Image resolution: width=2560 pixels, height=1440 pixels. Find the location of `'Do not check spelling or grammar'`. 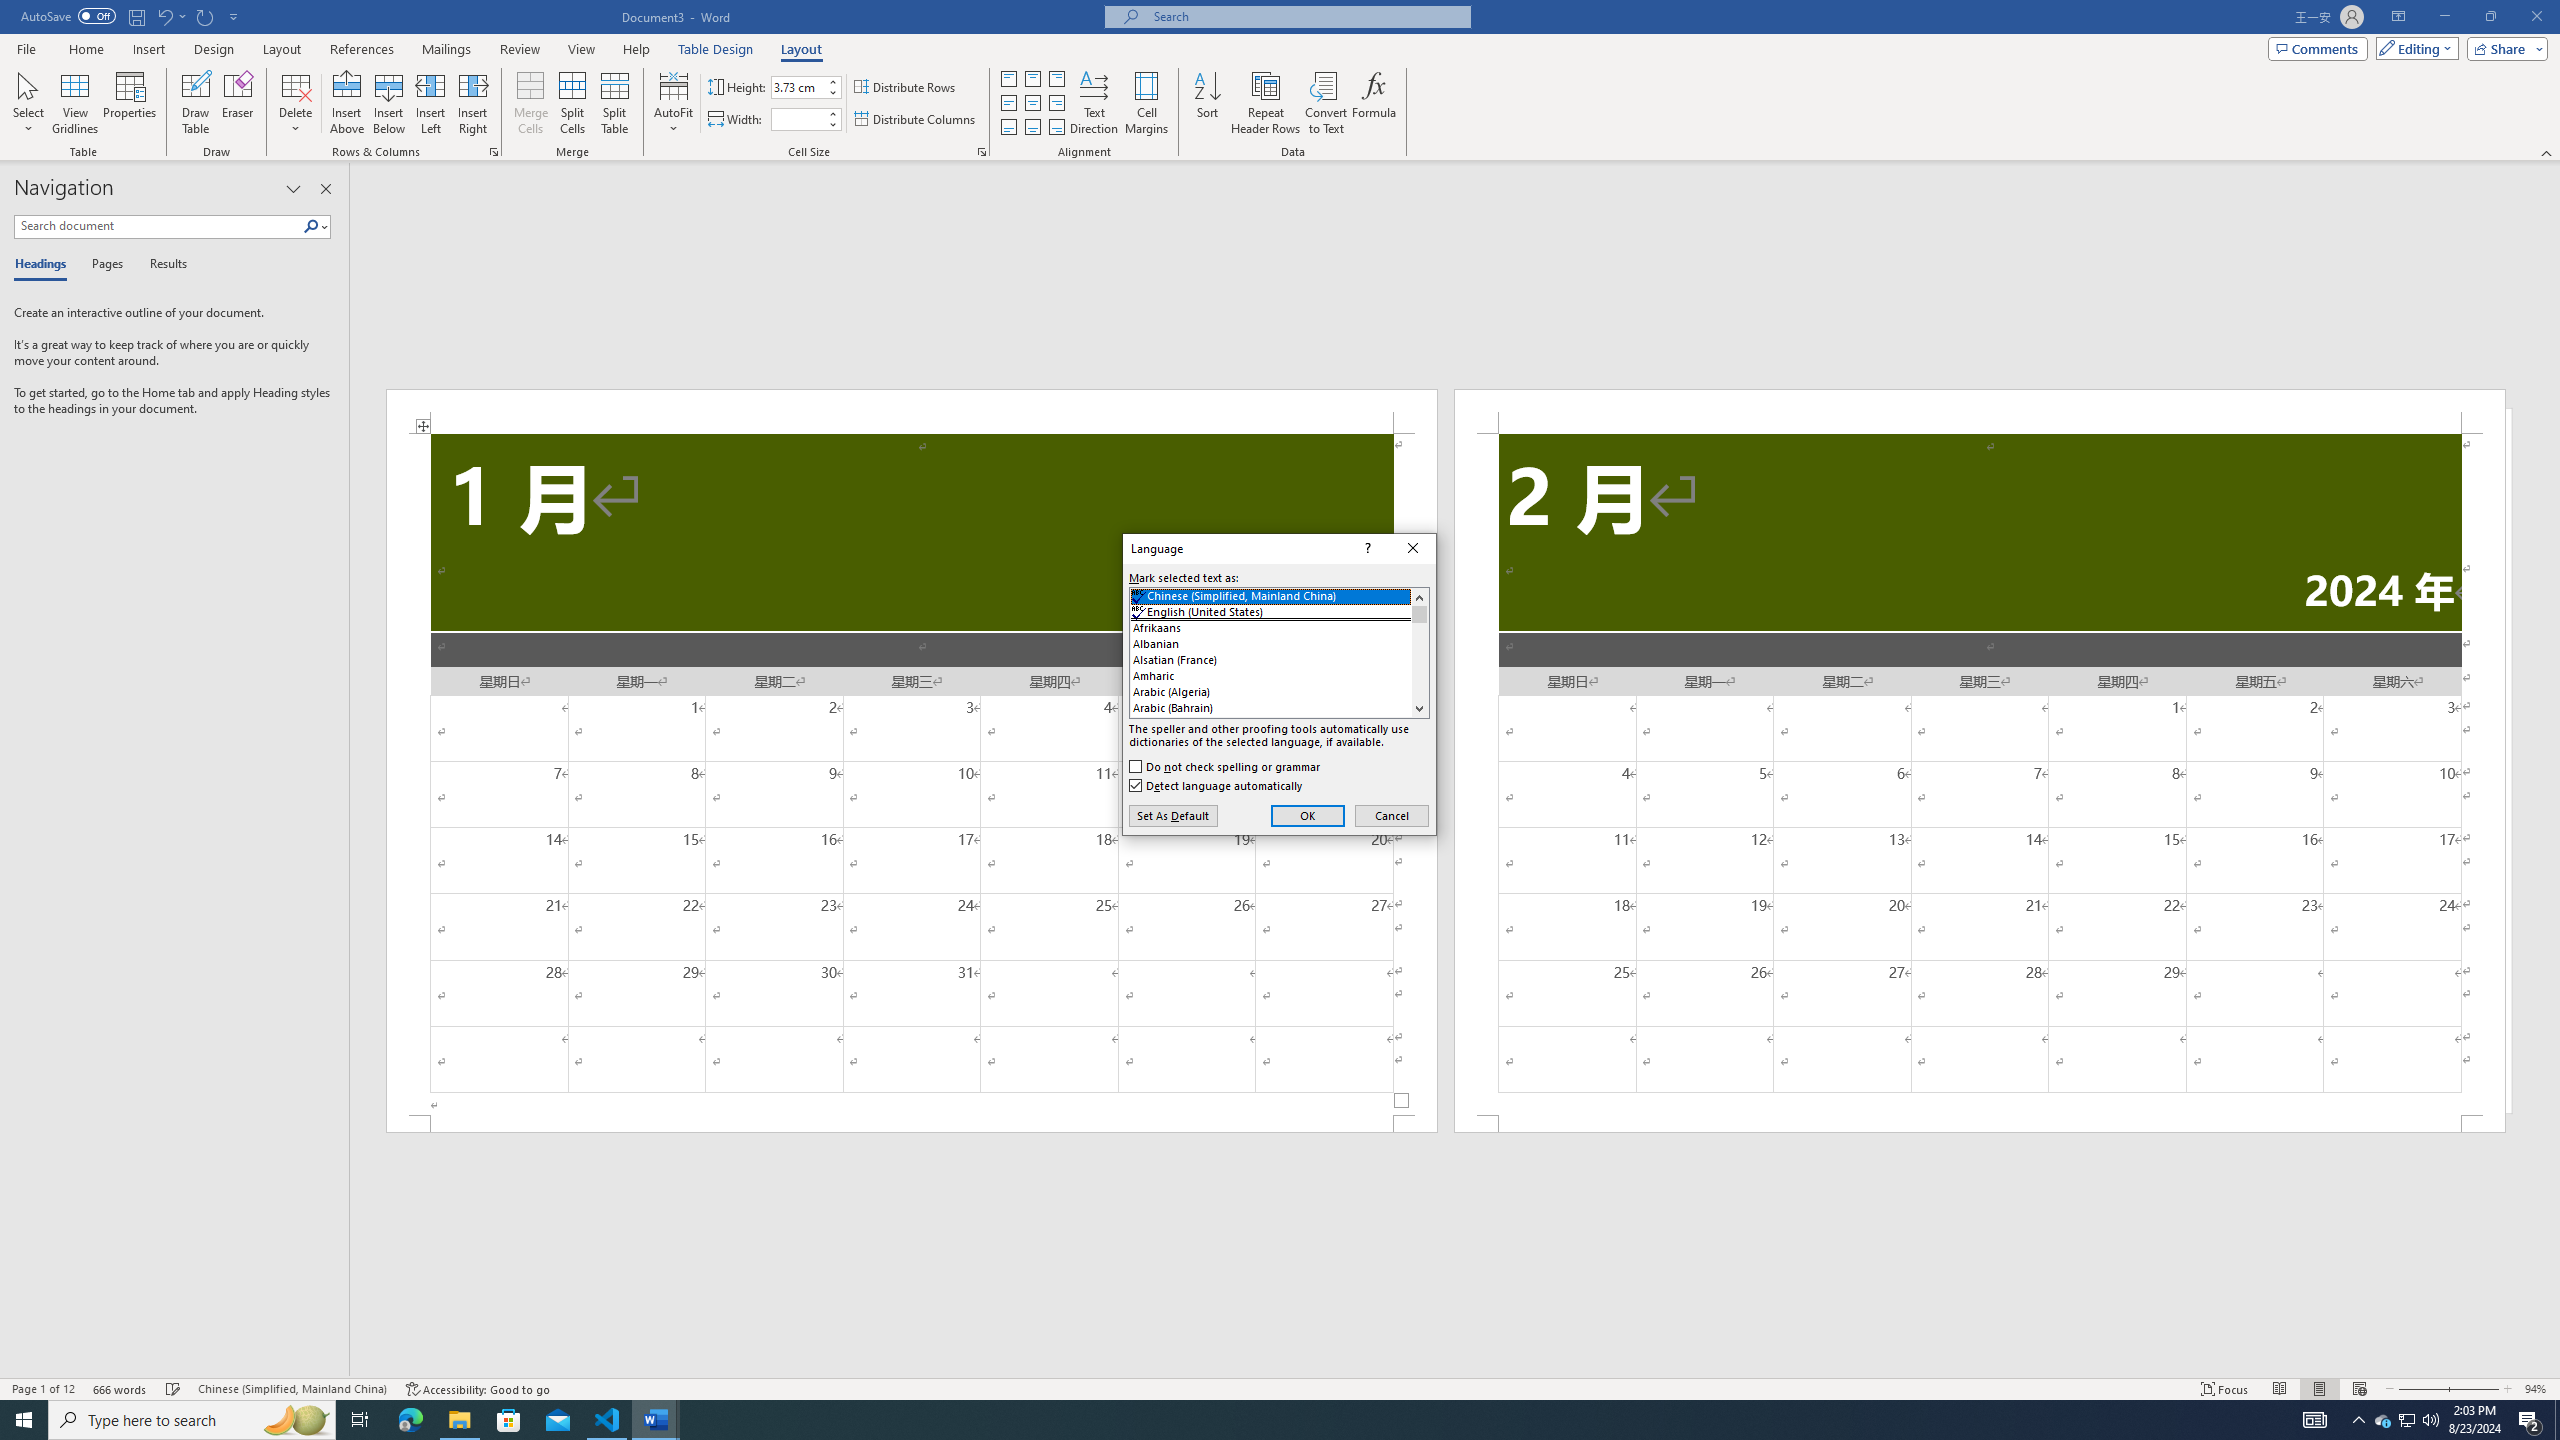

'Do not check spelling or grammar' is located at coordinates (1226, 765).